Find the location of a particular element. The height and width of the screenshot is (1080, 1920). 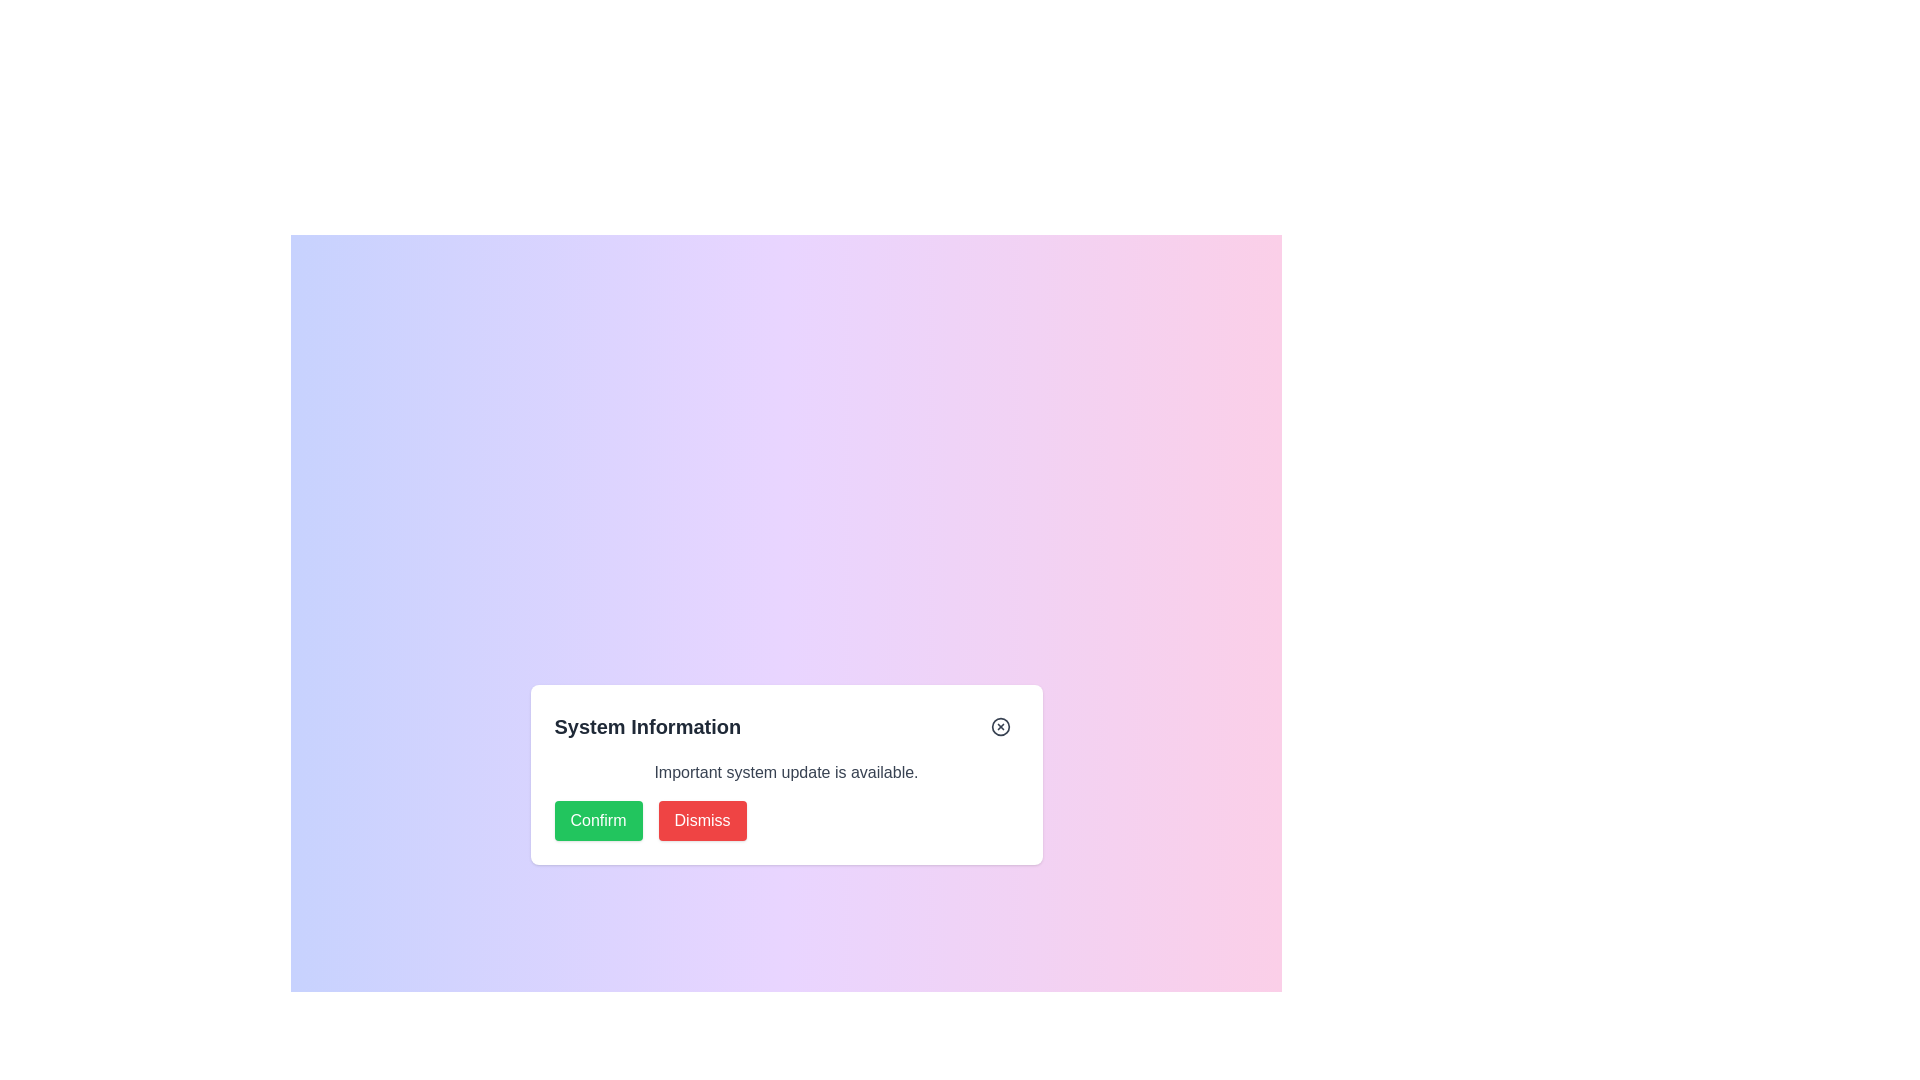

the 'Confirm' button with a green background and white text located near the center bottom of the 'System Information' modal dialog to confirm the action is located at coordinates (597, 821).